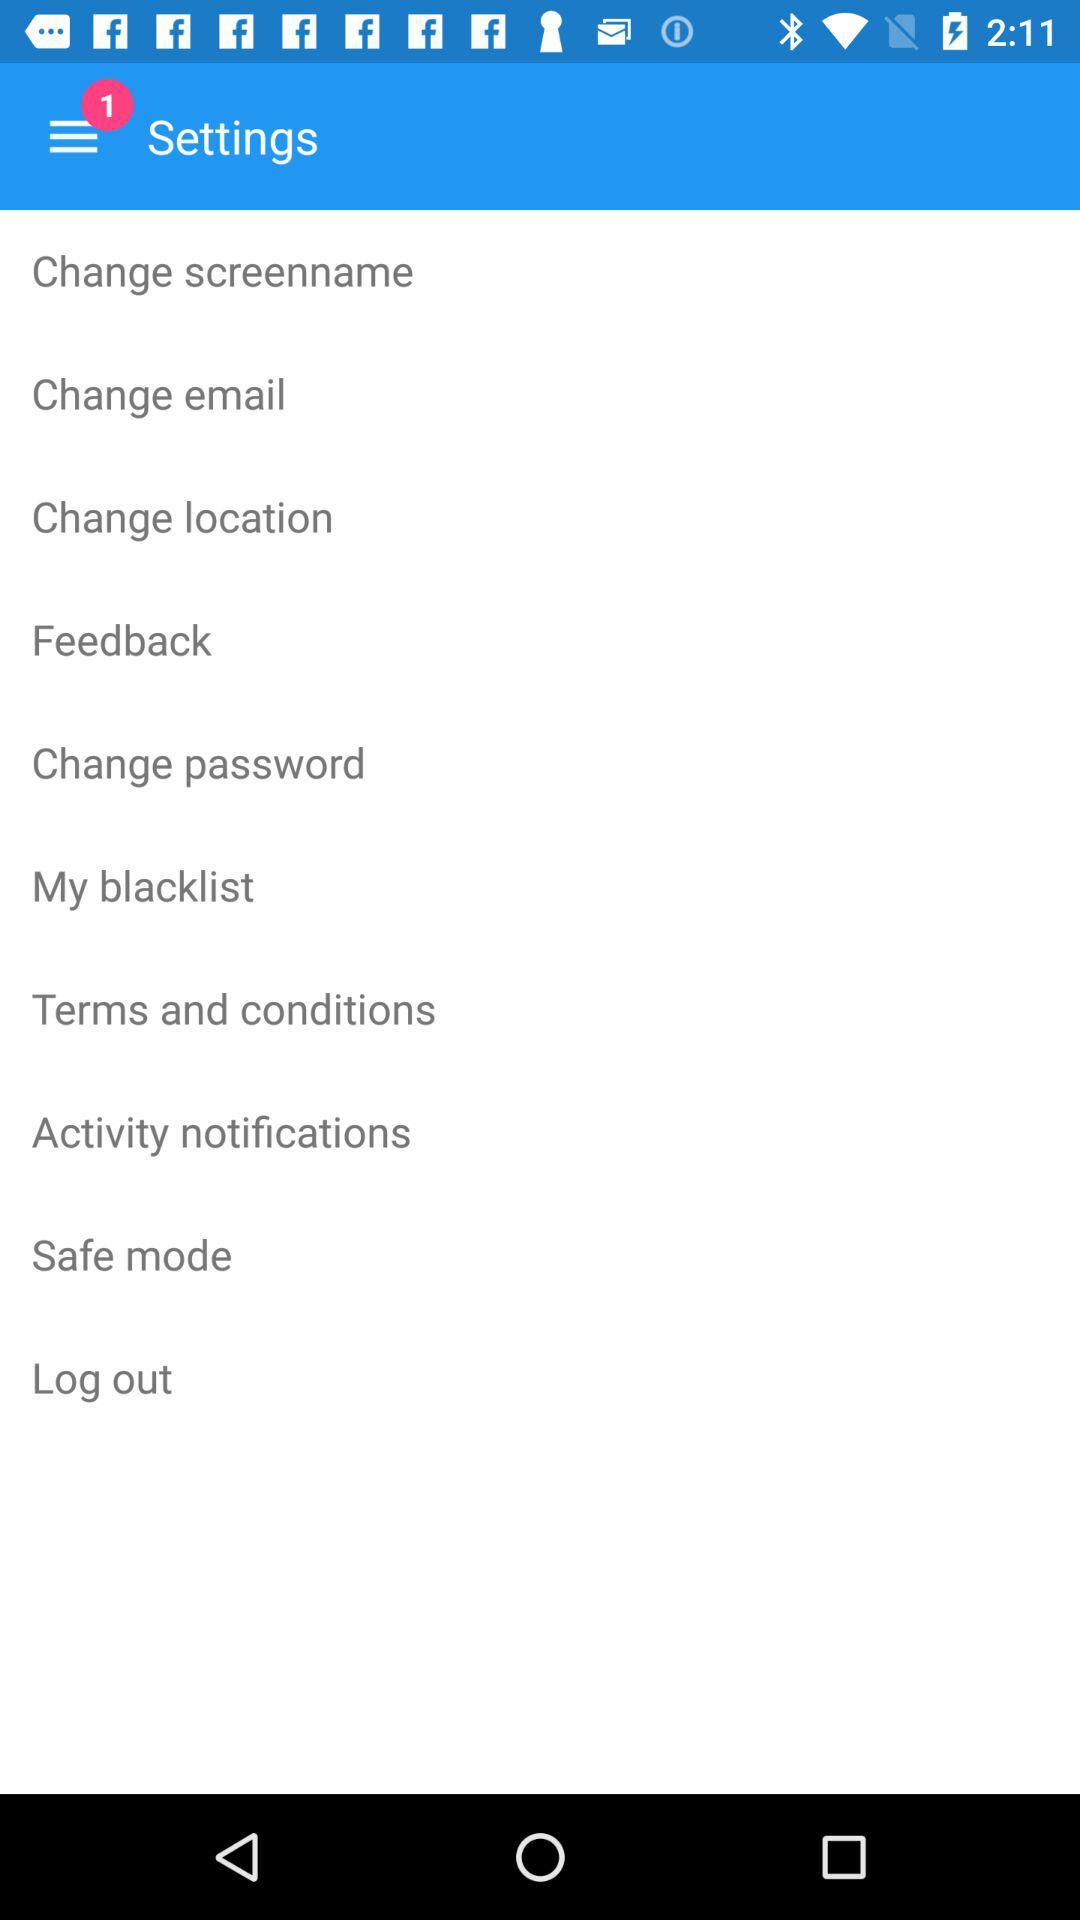 Image resolution: width=1080 pixels, height=1920 pixels. What do you see at coordinates (540, 1376) in the screenshot?
I see `item below the safe mode` at bounding box center [540, 1376].